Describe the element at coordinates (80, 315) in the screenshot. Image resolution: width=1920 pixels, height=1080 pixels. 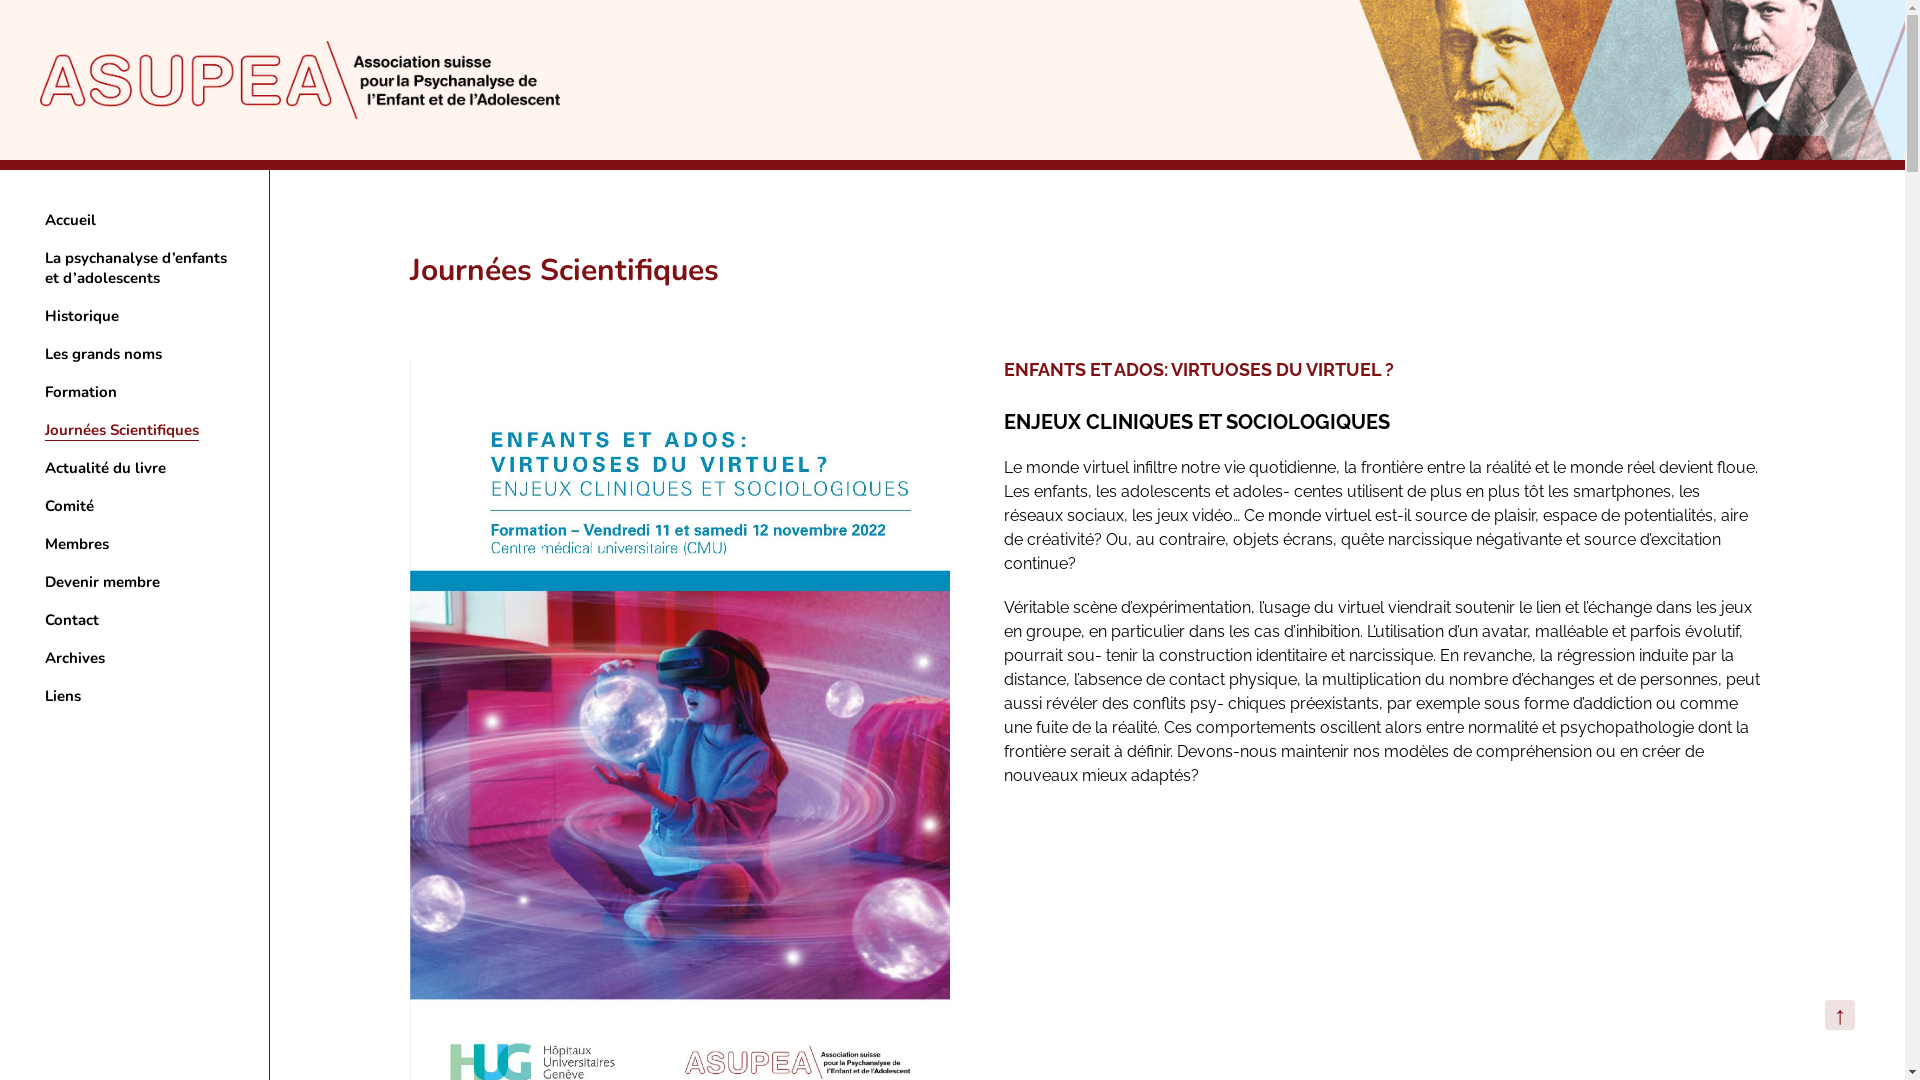
I see `'Historique'` at that location.